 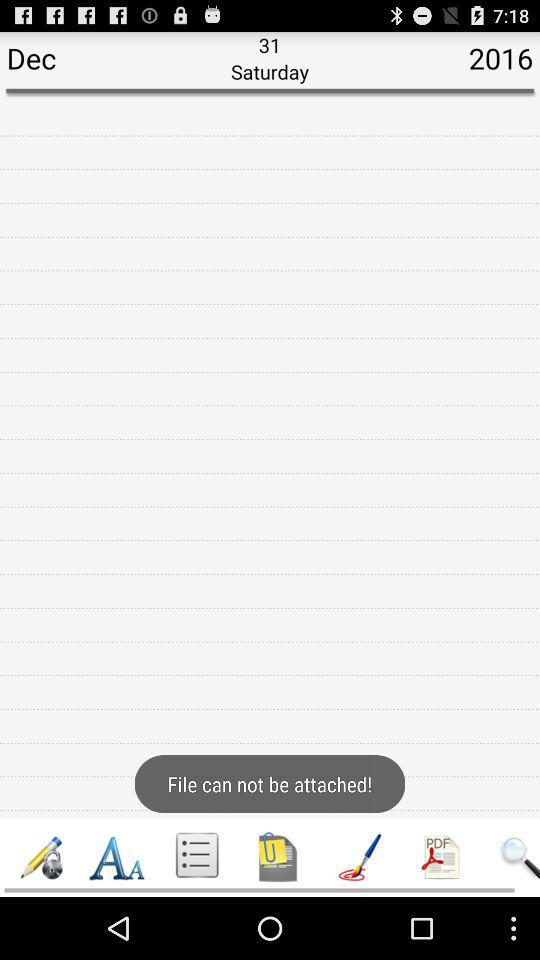 What do you see at coordinates (41, 917) in the screenshot?
I see `the edit icon` at bounding box center [41, 917].